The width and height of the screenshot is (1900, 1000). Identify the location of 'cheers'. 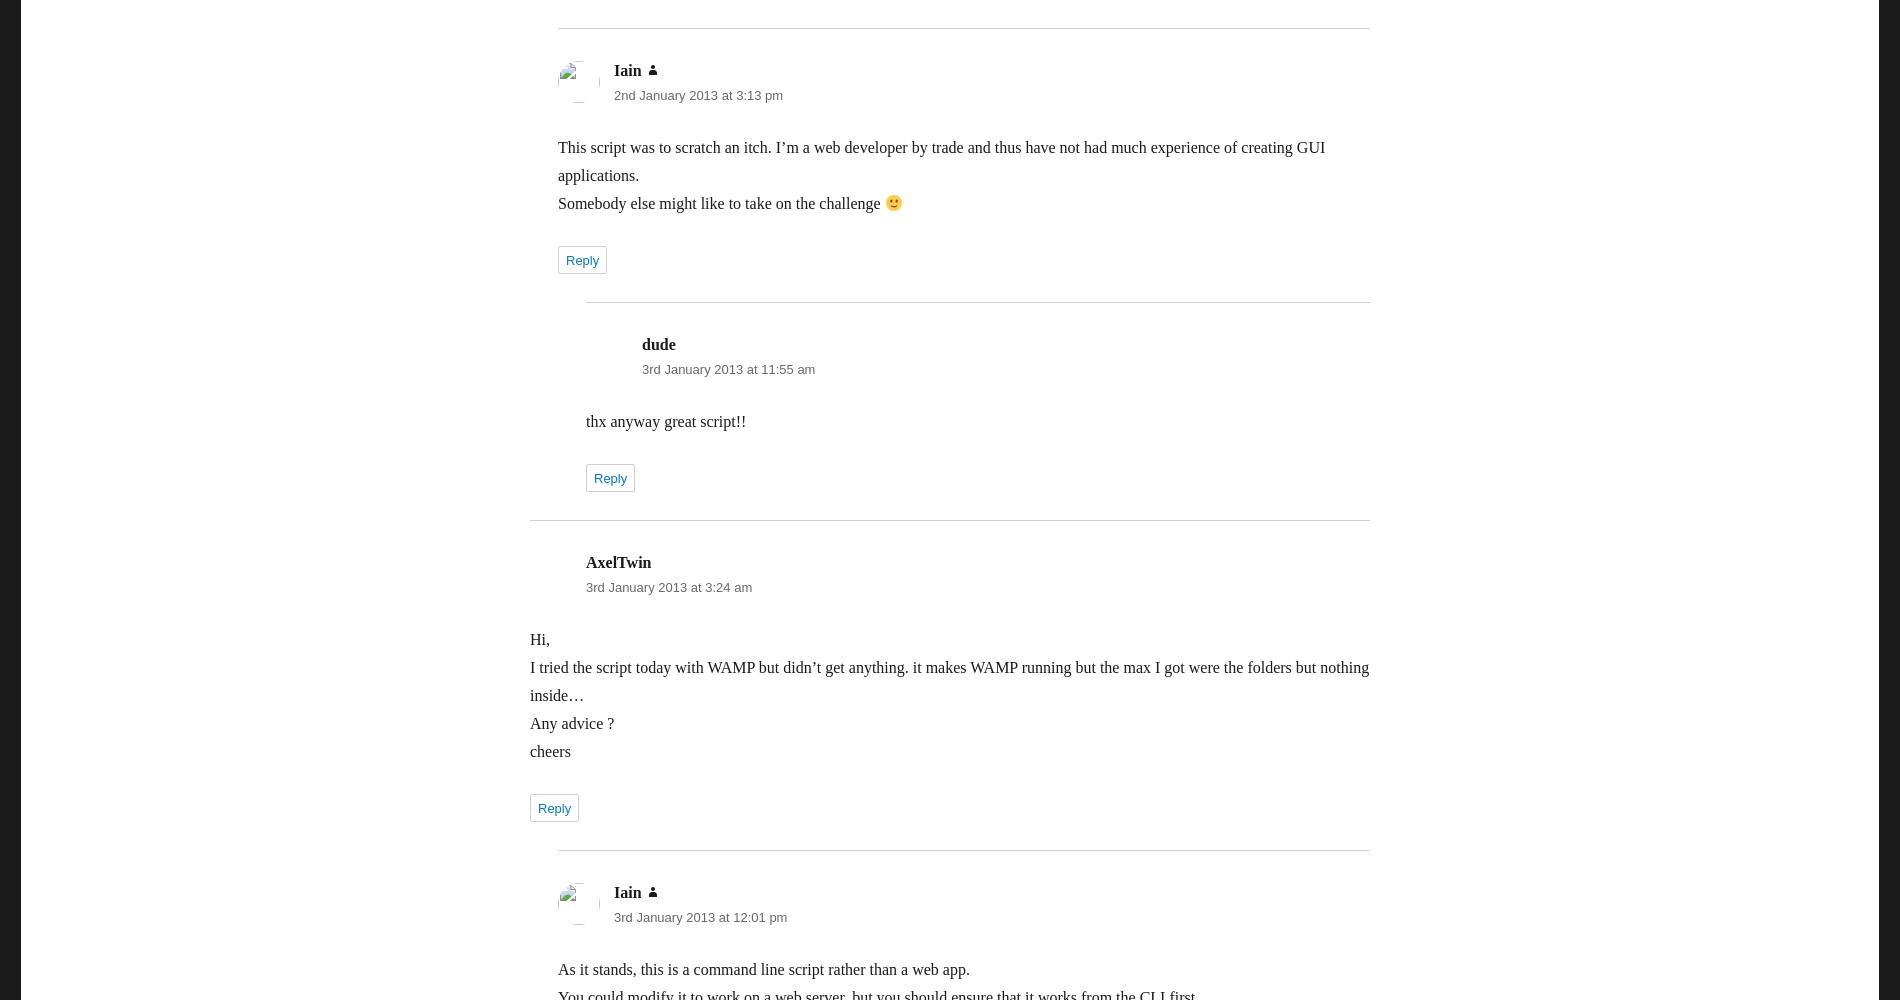
(550, 751).